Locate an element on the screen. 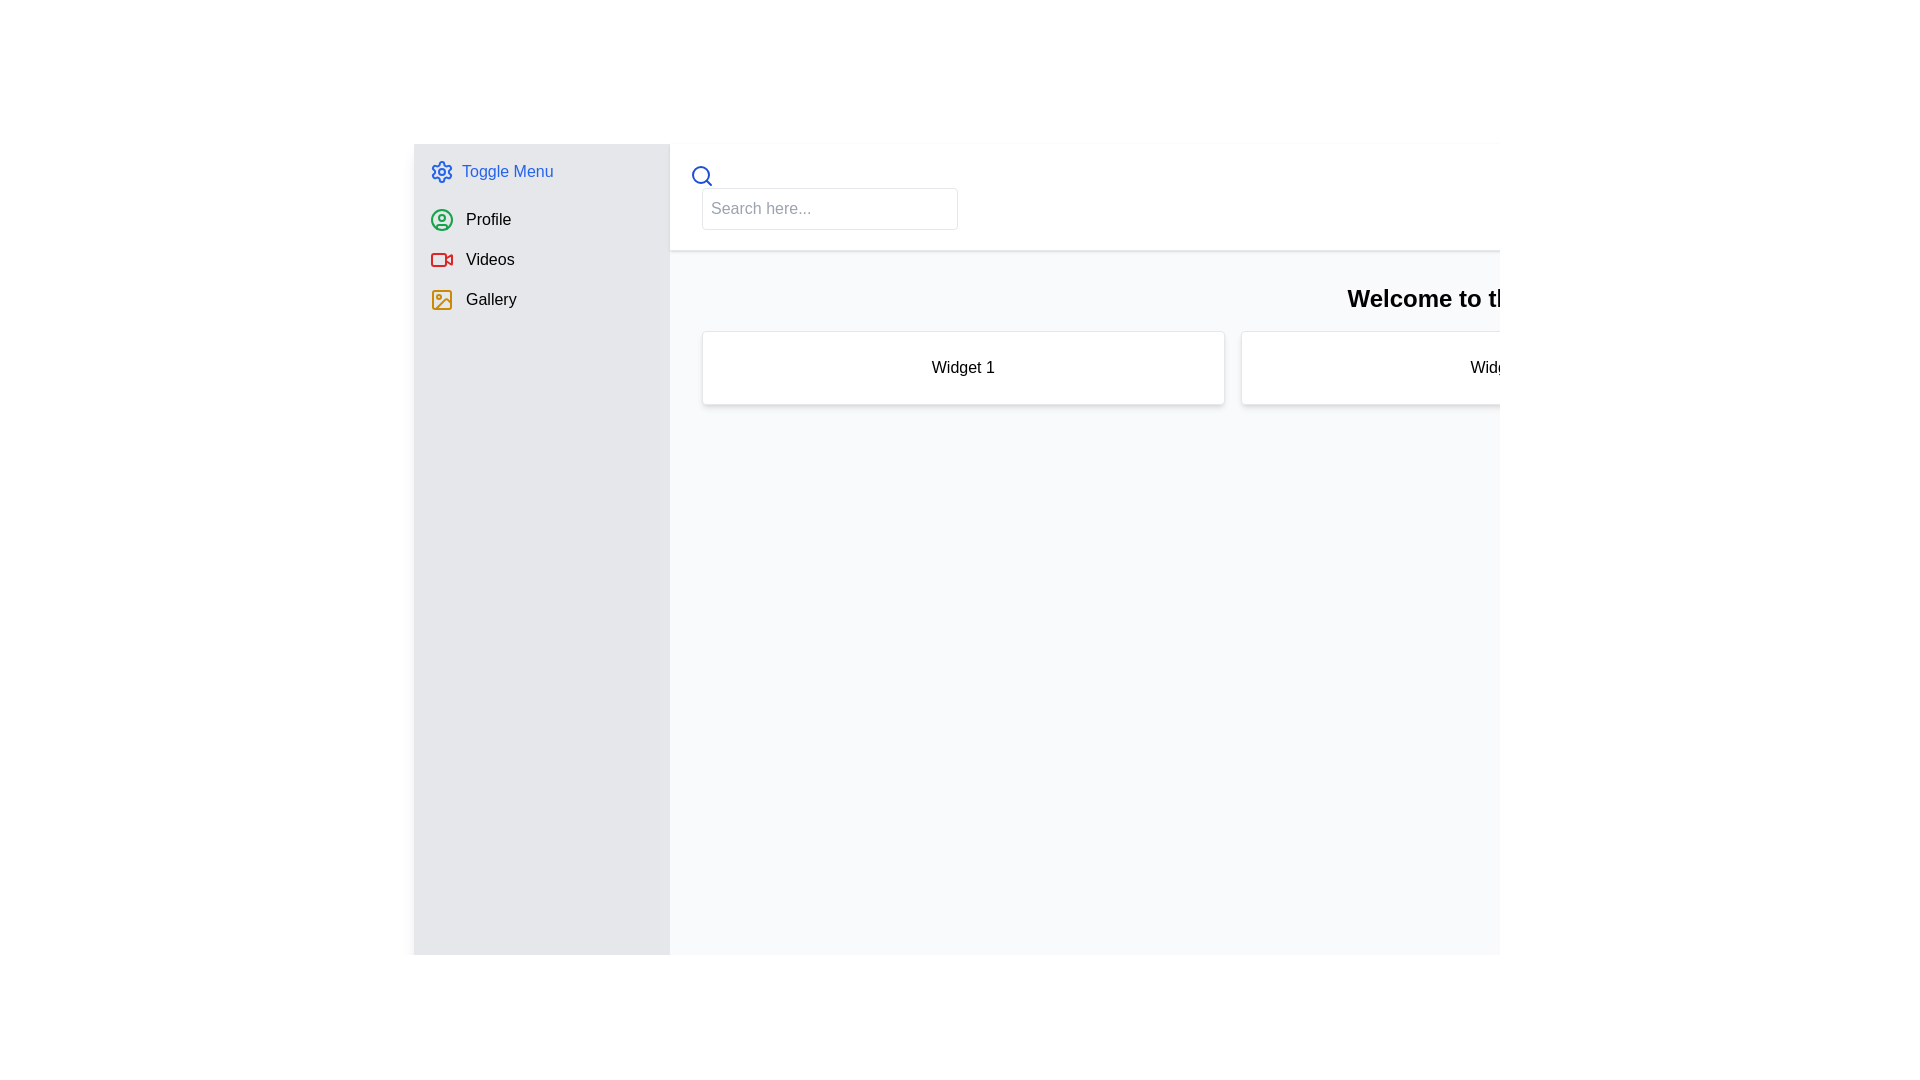 The image size is (1920, 1080). the circular icon of the search functionality, which is centered within the larger magnifying glass symbol at the top of the interface near the search input field is located at coordinates (700, 173).